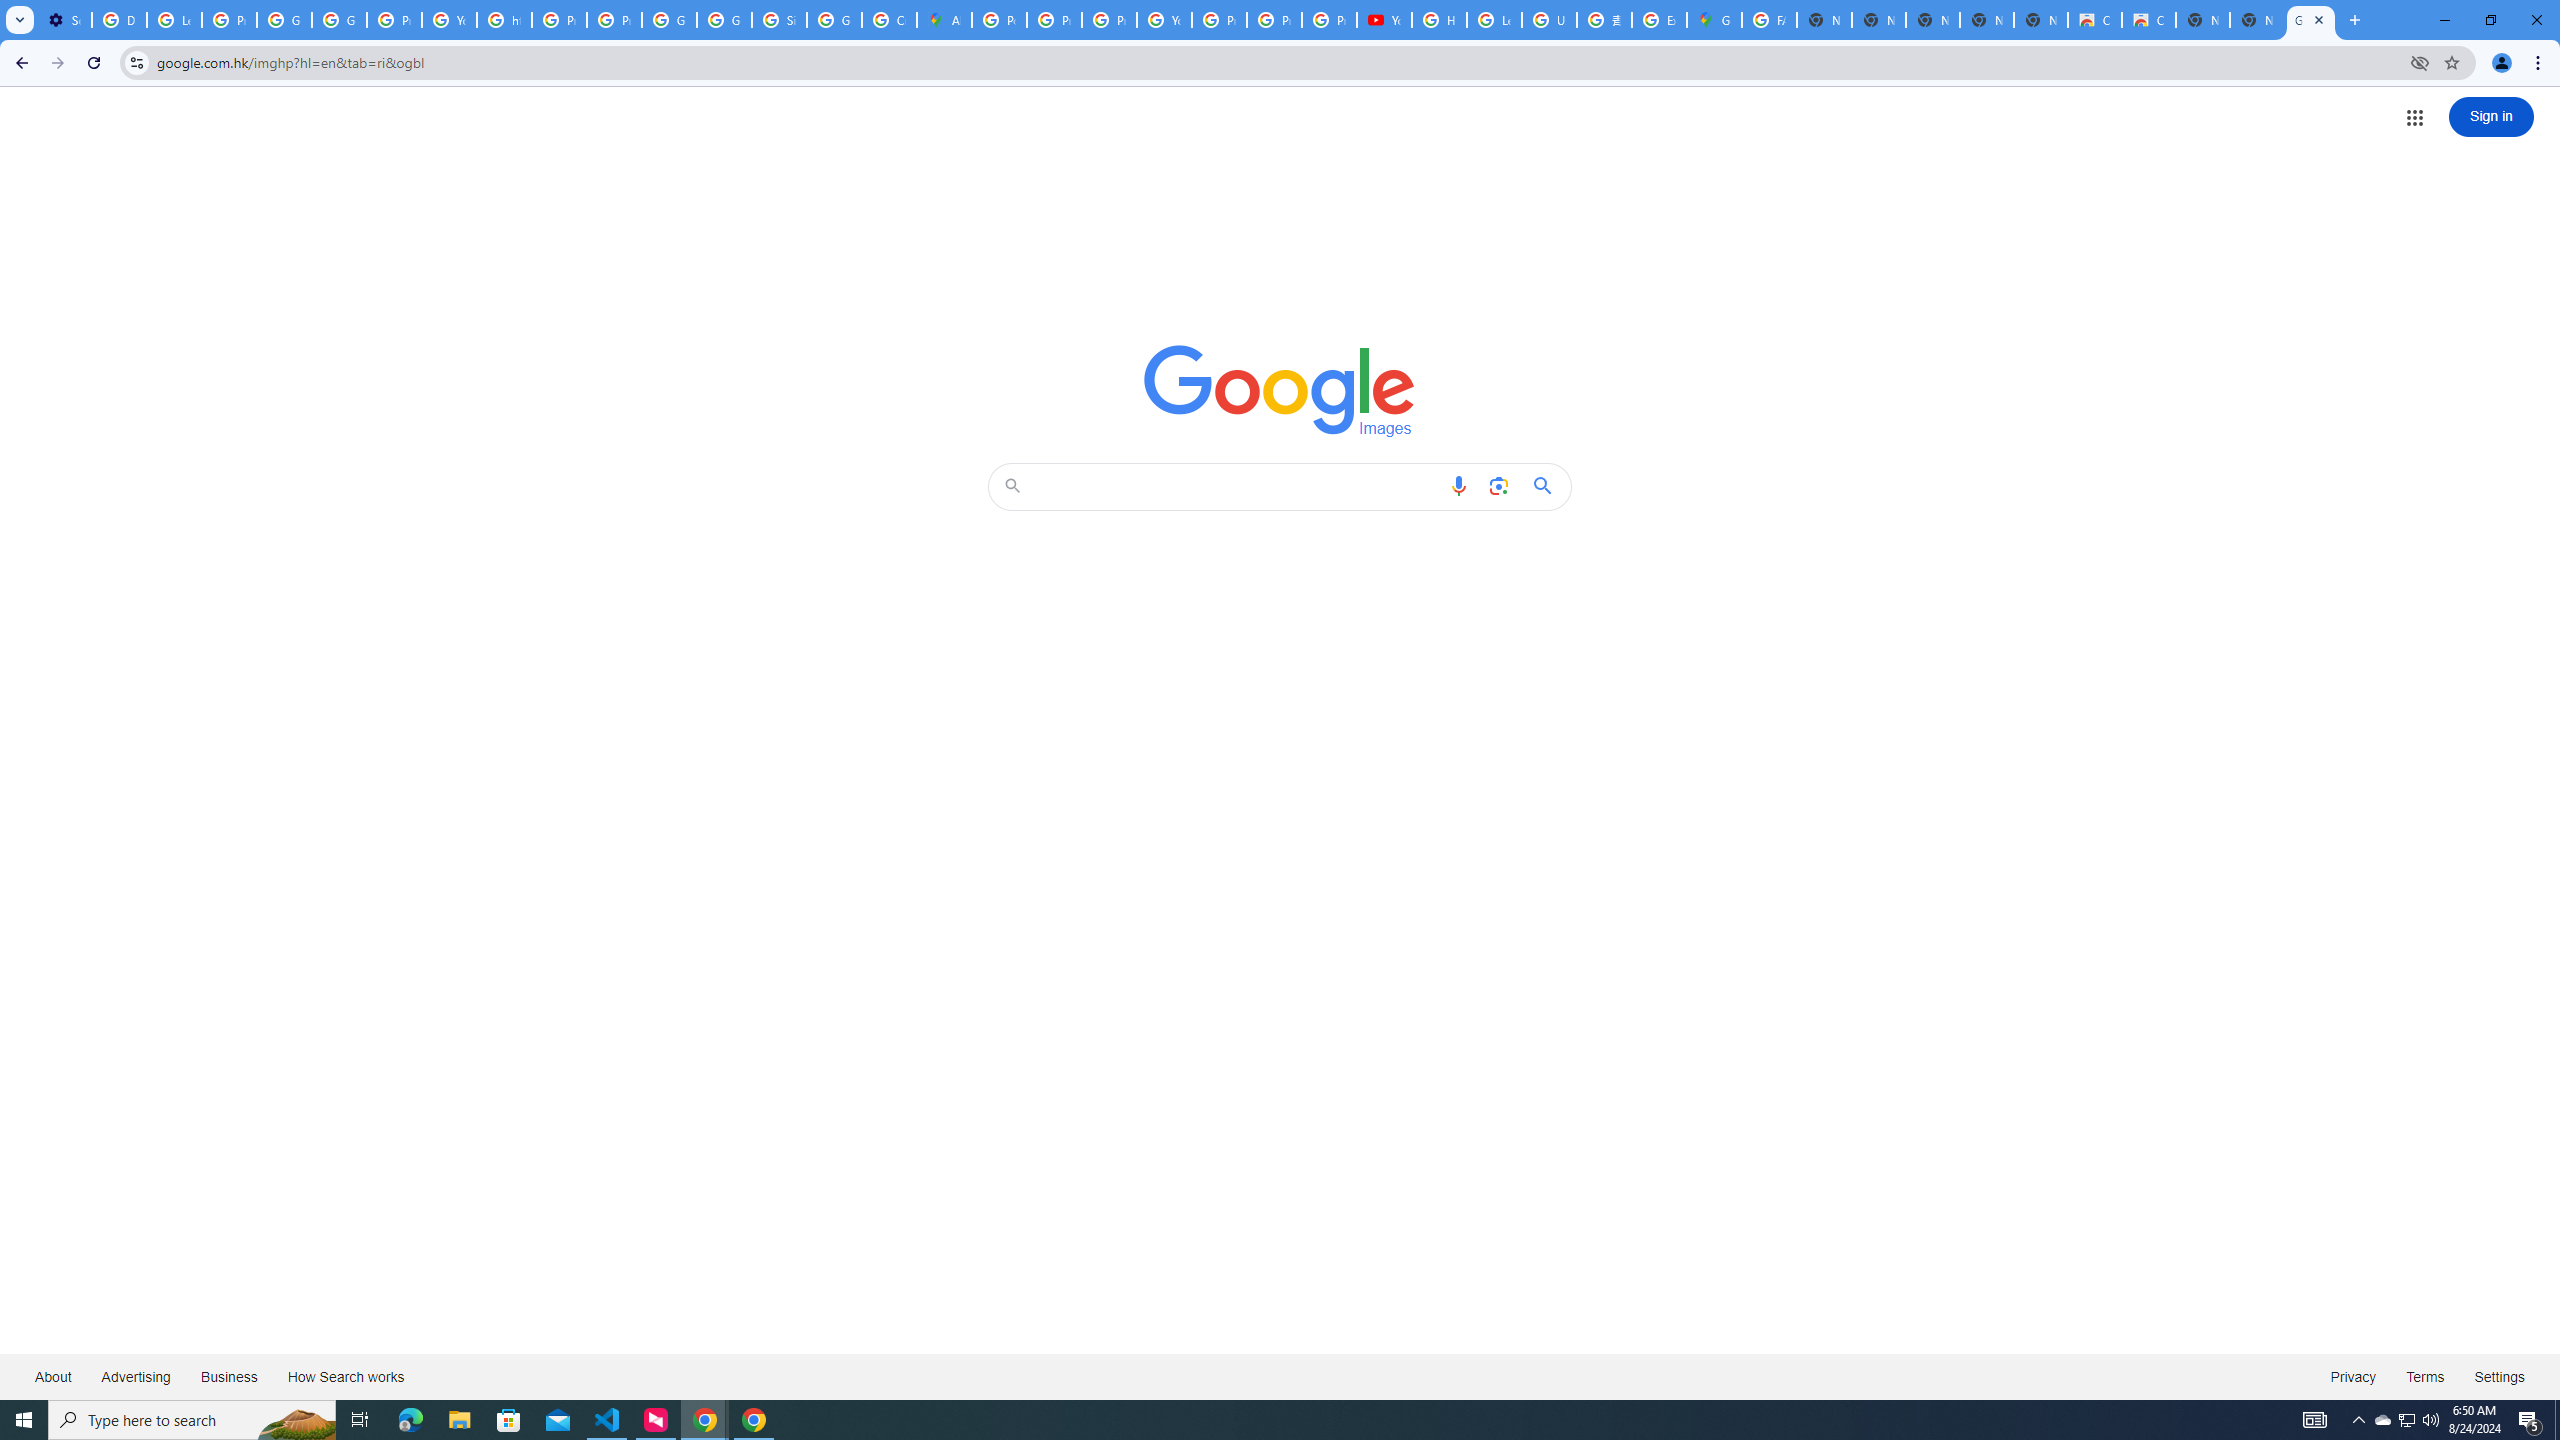 The width and height of the screenshot is (2560, 1440). I want to click on 'Sign in - Google Accounts', so click(778, 19).